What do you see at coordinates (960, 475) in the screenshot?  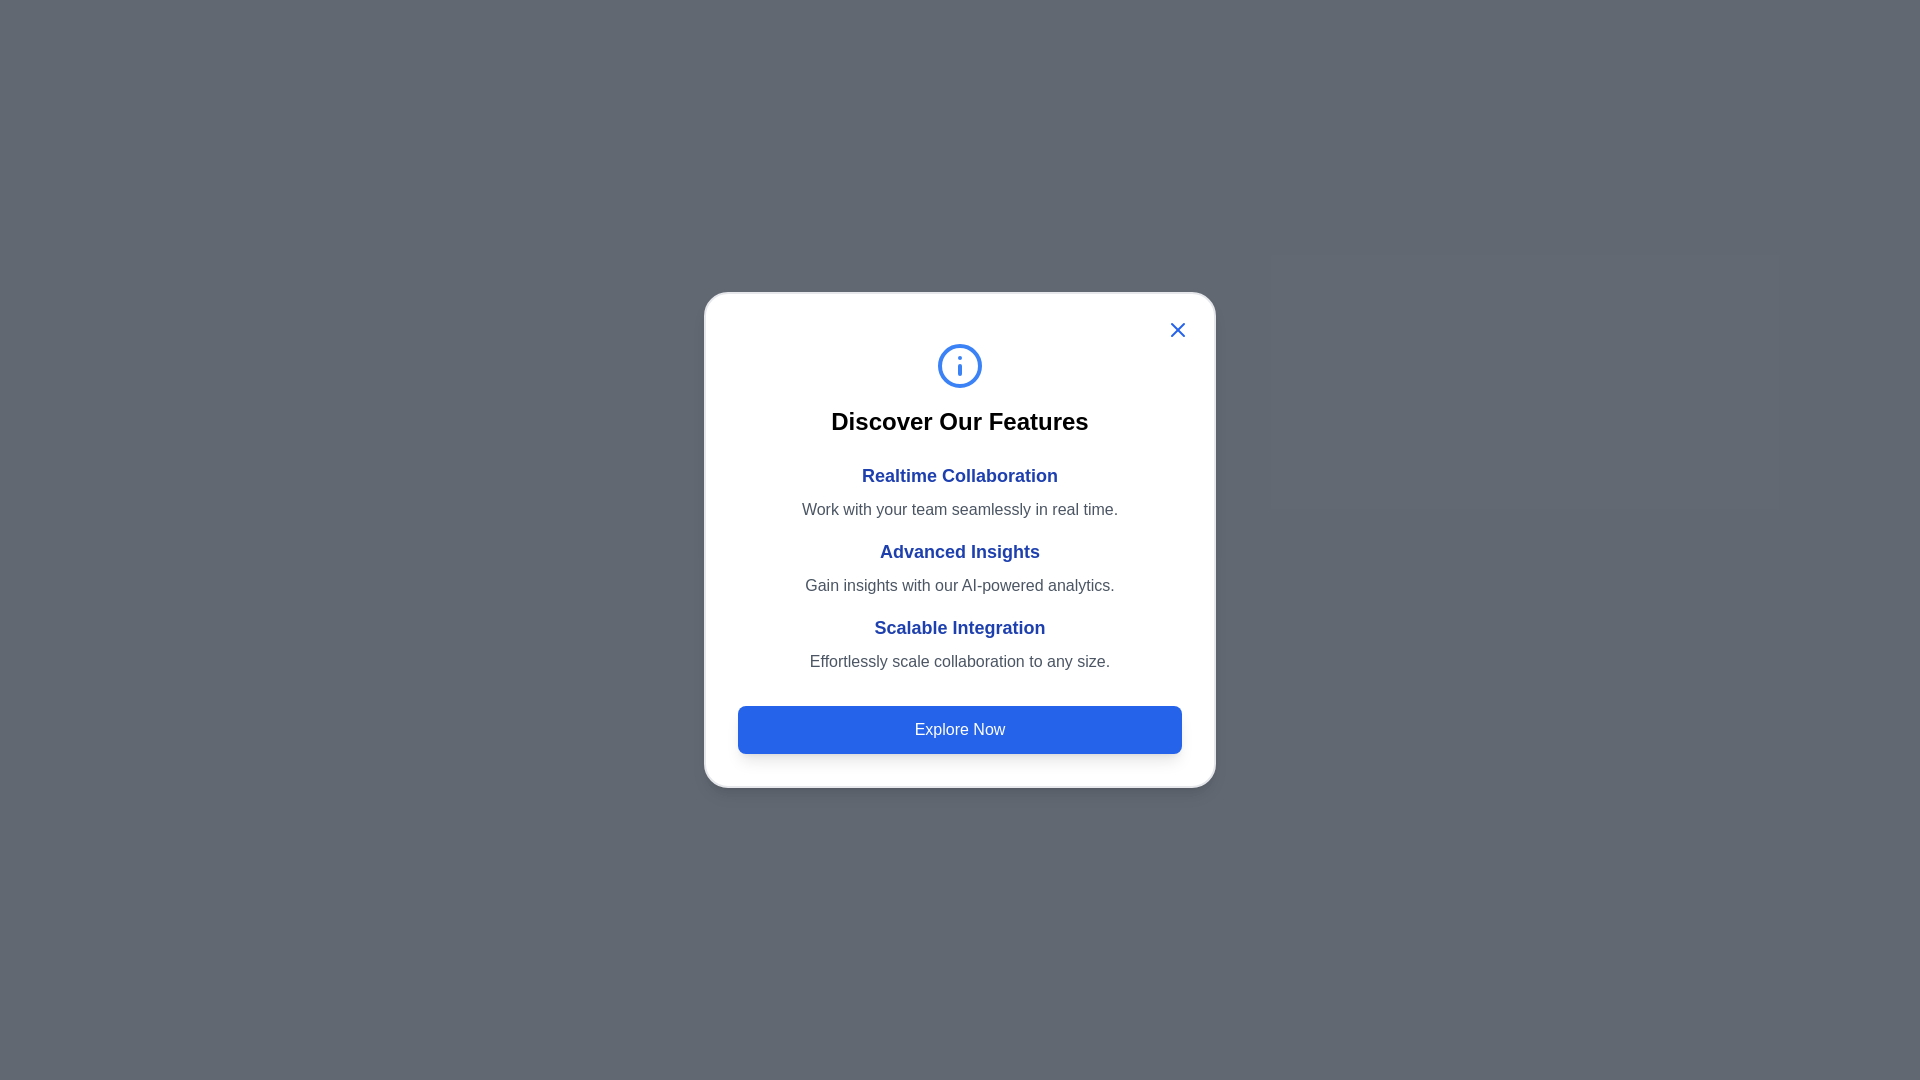 I see `the prominently styled text label in blue reading 'Realtime Collaboration', located centrally within the feature description section, below the title 'Discover Our Features'` at bounding box center [960, 475].